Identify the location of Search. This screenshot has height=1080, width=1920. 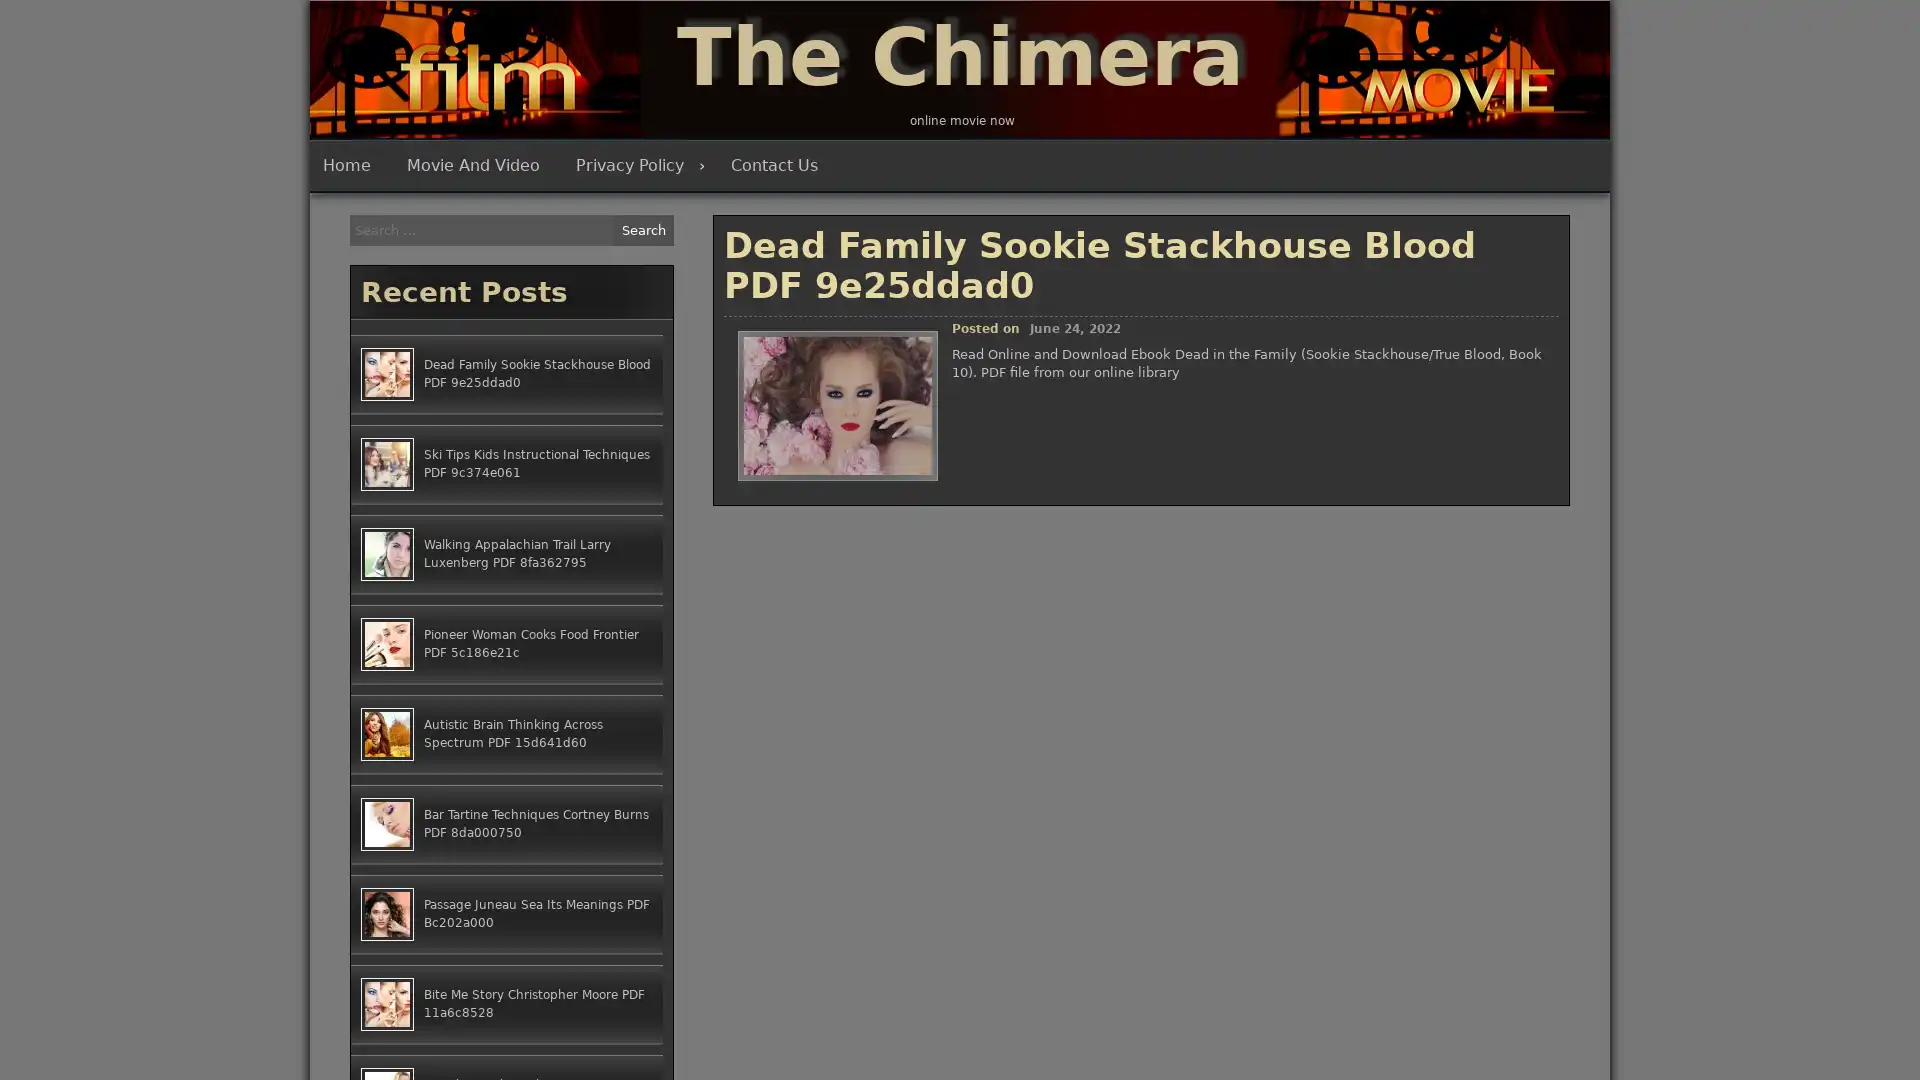
(643, 229).